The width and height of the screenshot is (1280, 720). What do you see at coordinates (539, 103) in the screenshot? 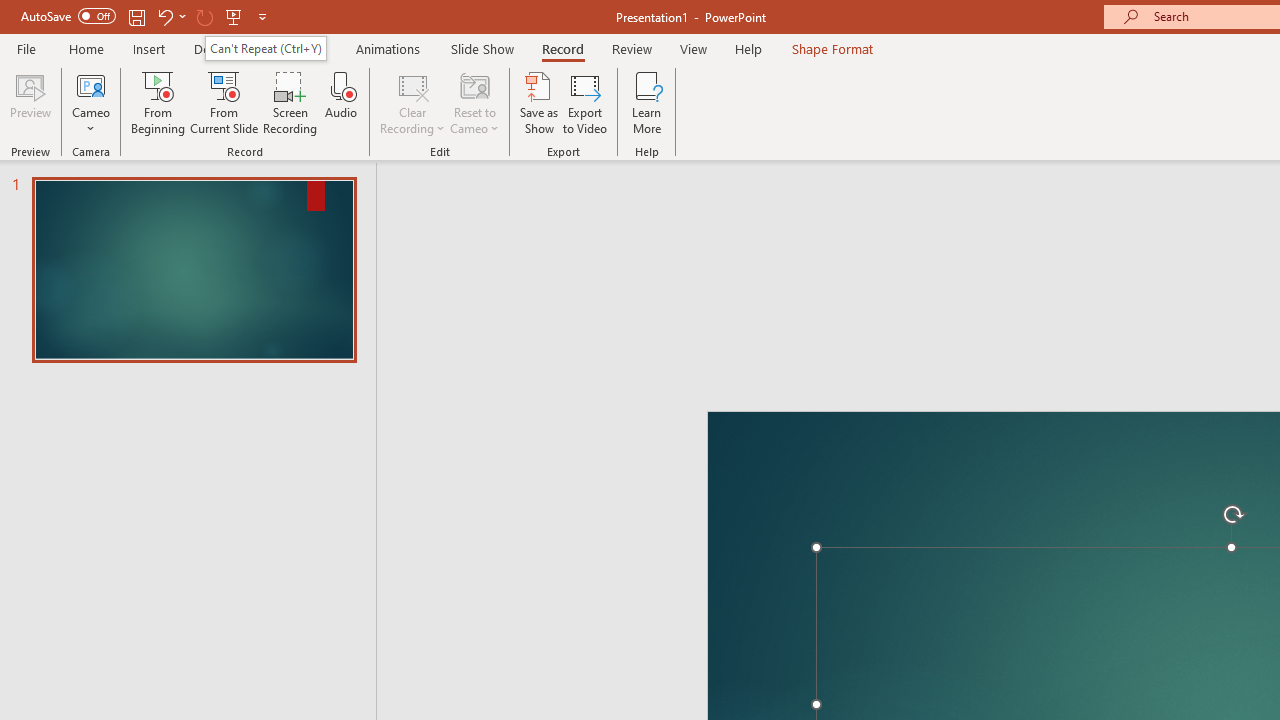
I see `'Save as Show'` at bounding box center [539, 103].